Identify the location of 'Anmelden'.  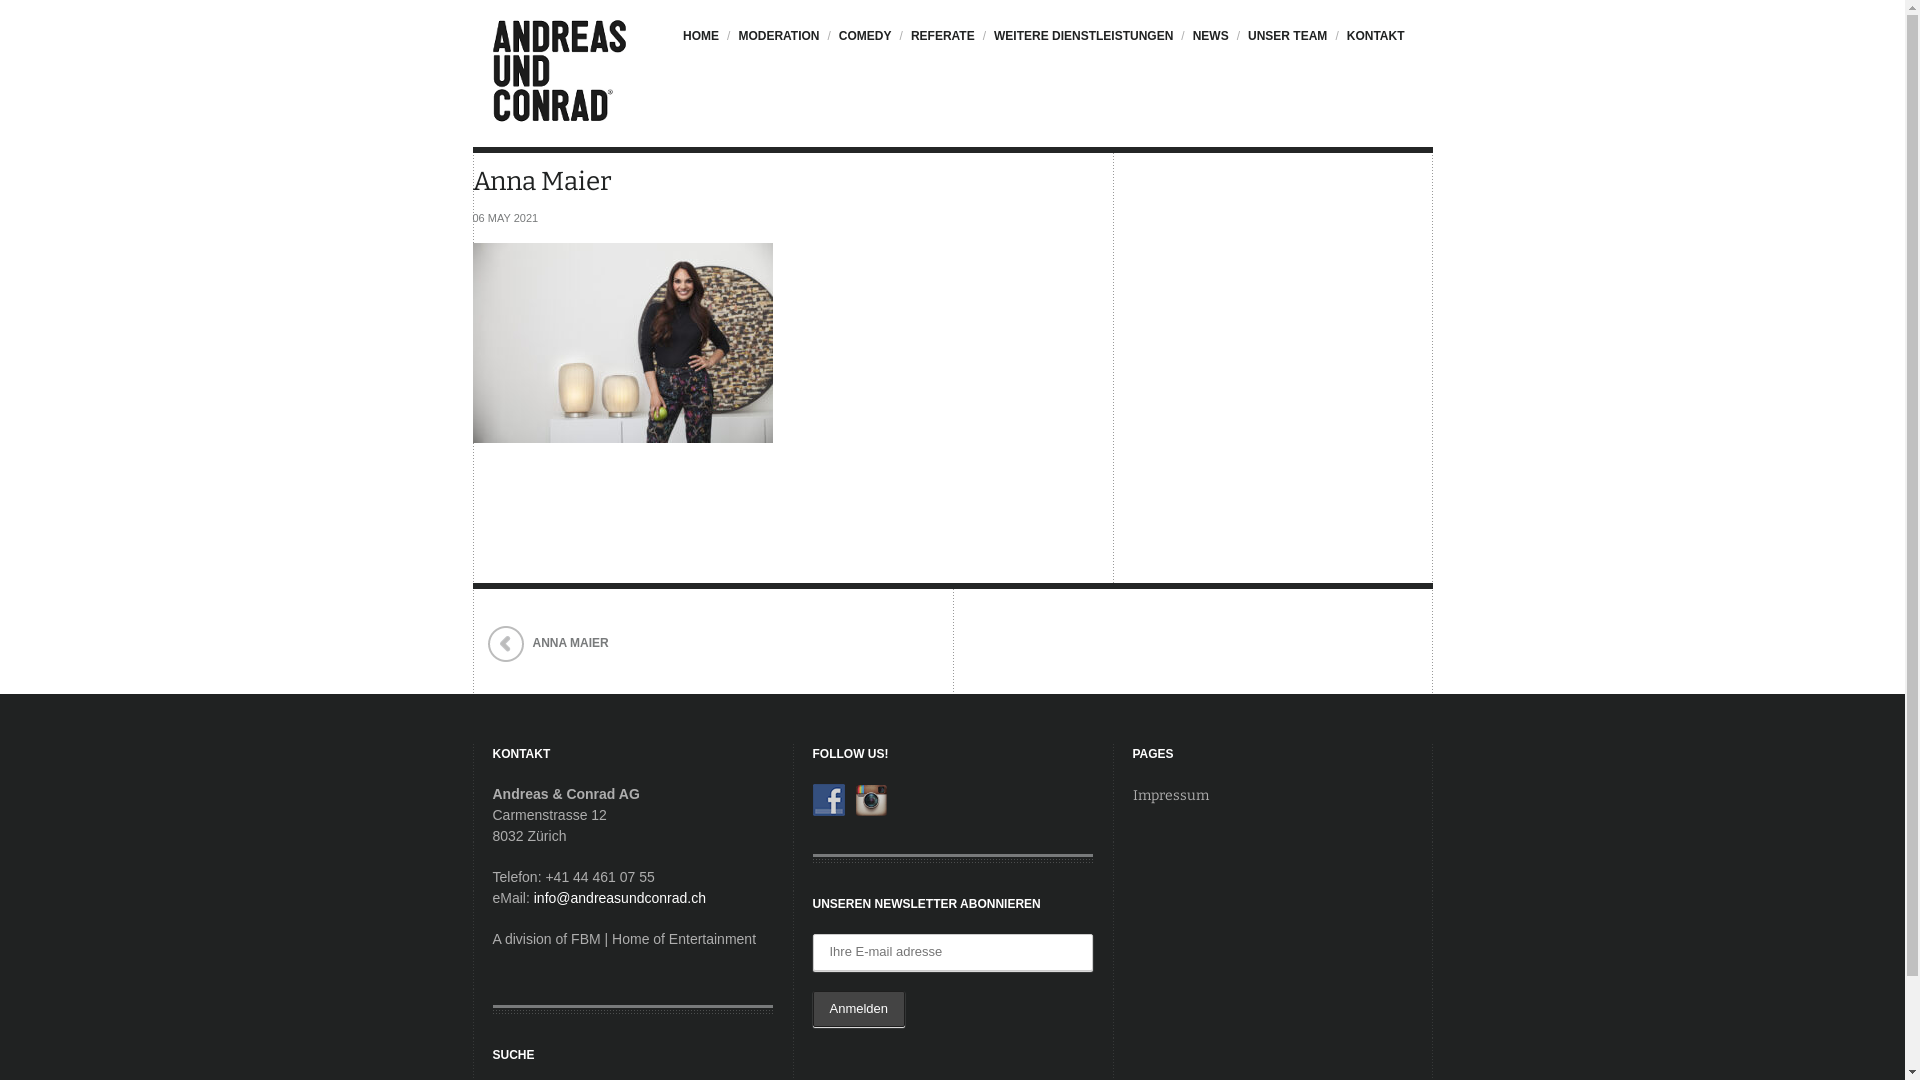
(811, 1009).